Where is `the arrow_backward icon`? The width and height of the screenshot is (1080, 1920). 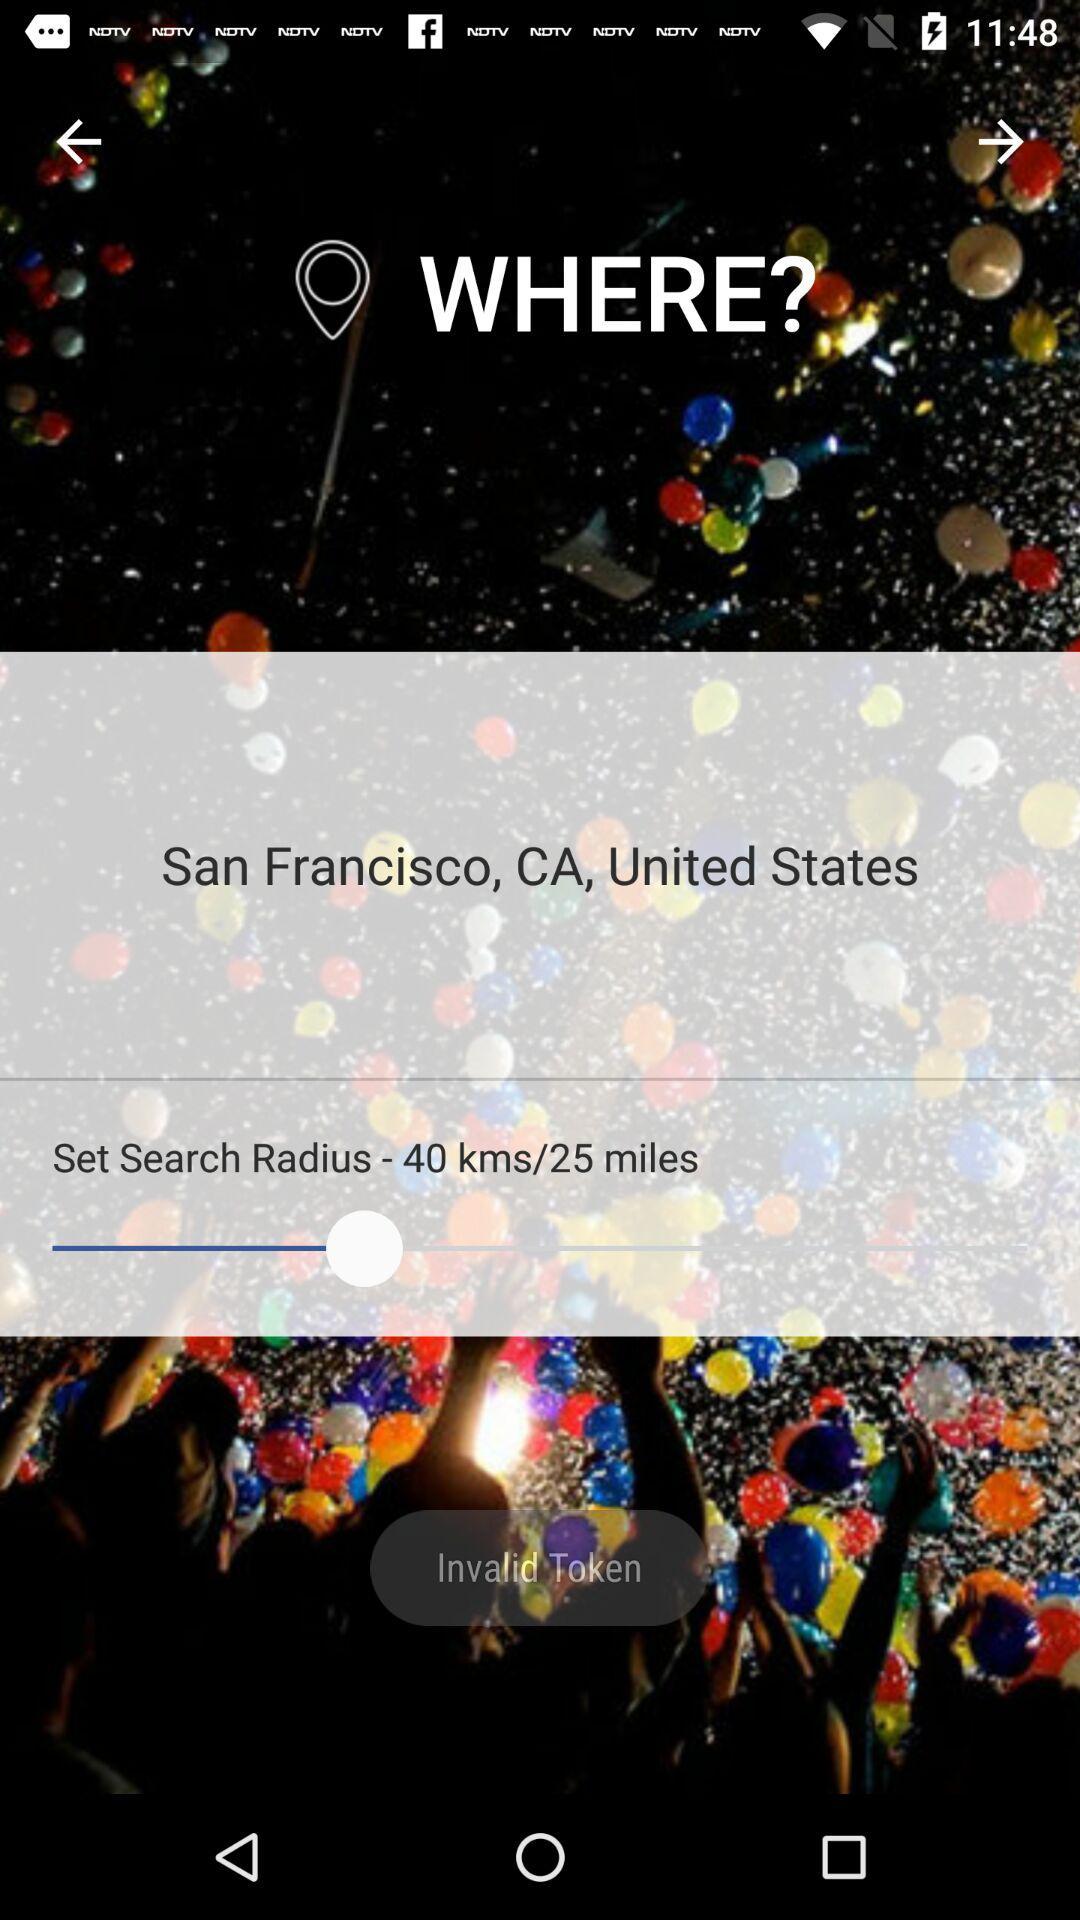 the arrow_backward icon is located at coordinates (77, 140).